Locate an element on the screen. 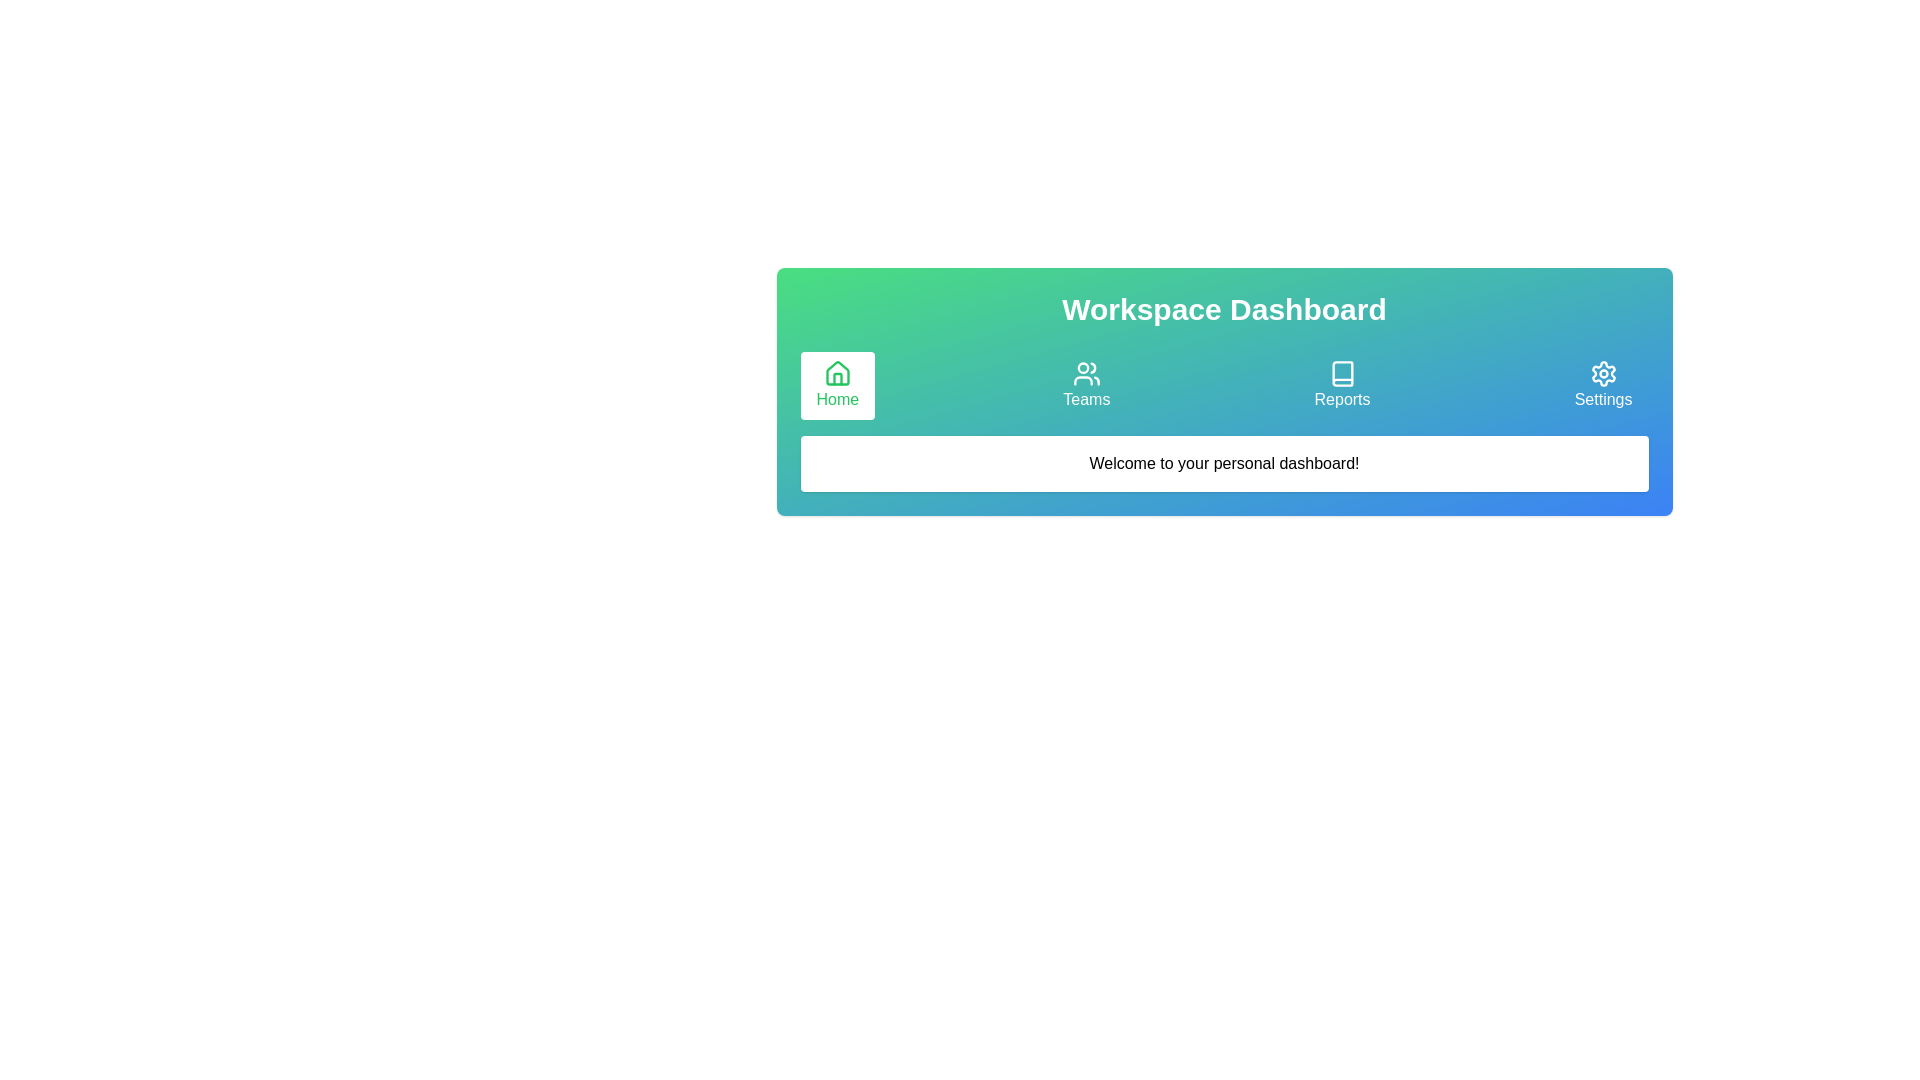 This screenshot has width=1920, height=1080. the 'Reports' text label located below the book icon in the navigation toolbar is located at coordinates (1342, 400).